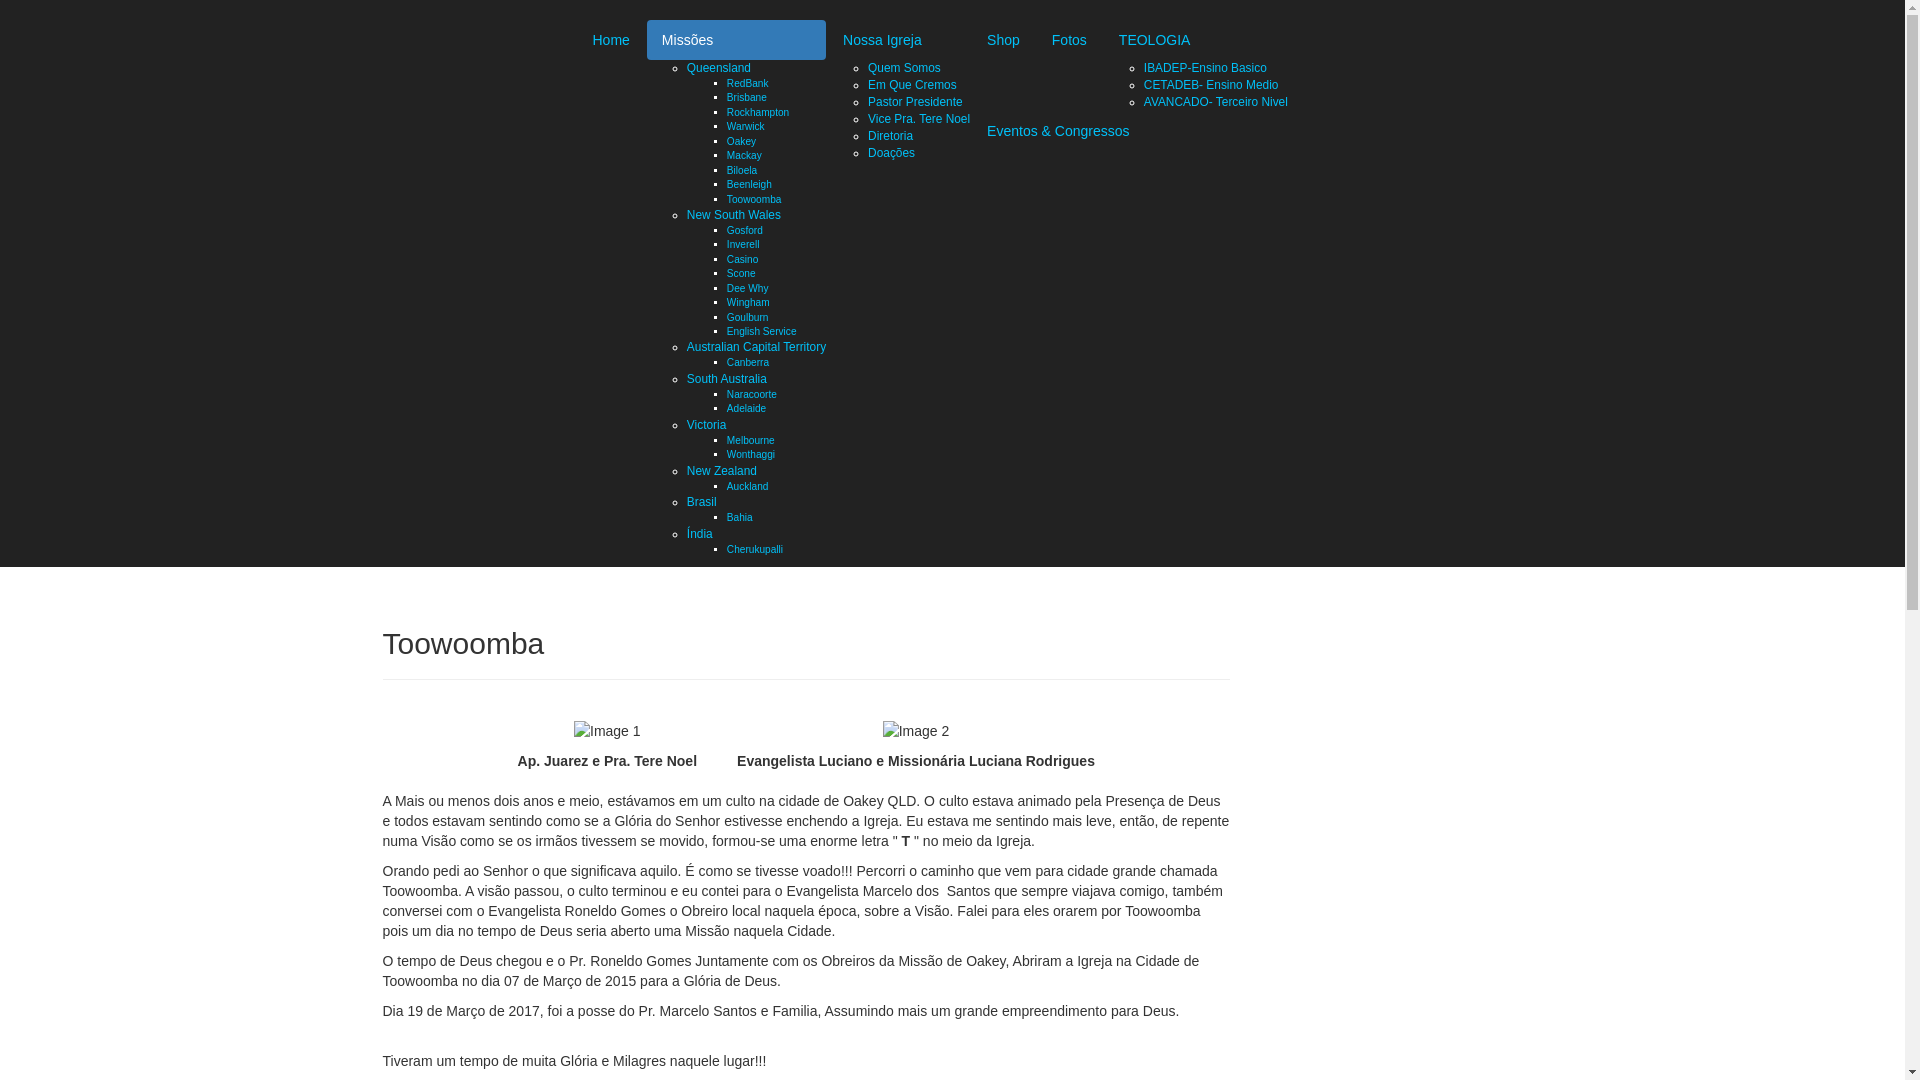  I want to click on 'Quem Somos', so click(903, 67).